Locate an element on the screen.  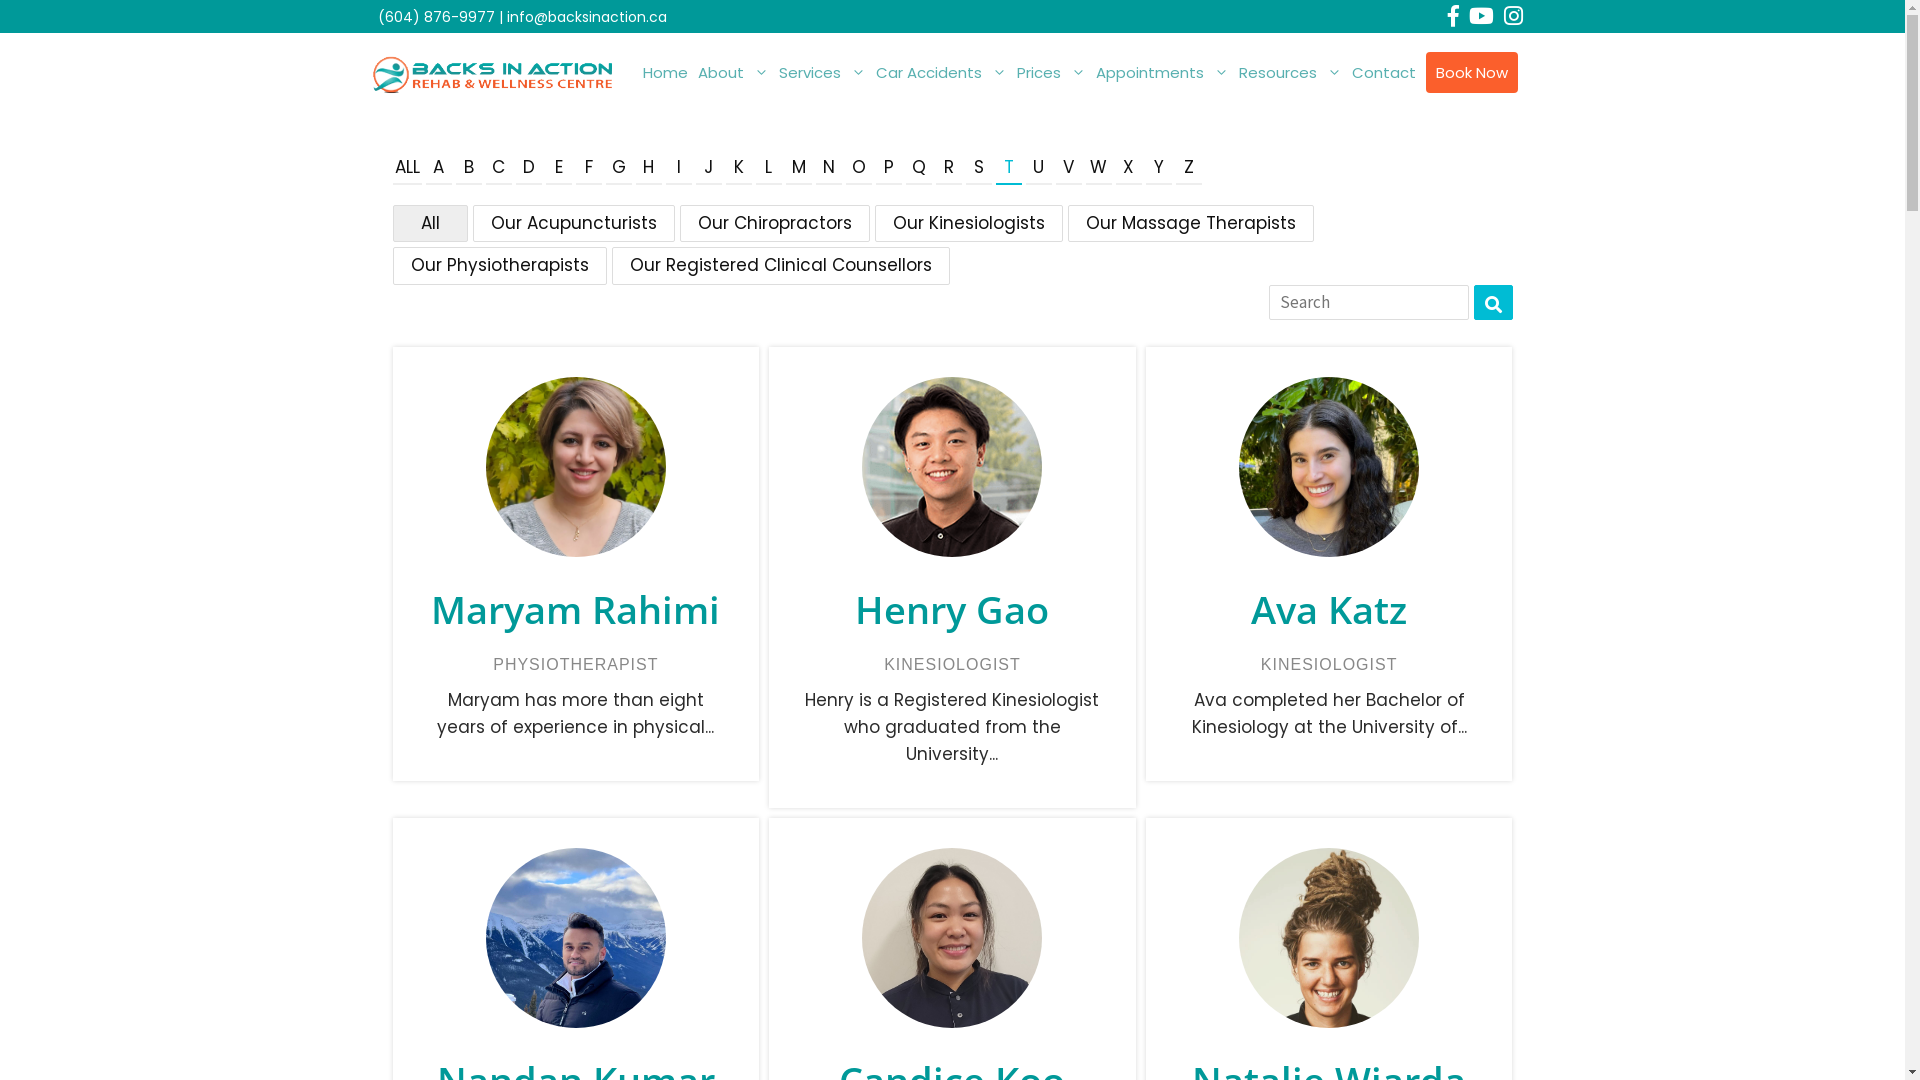
'B' is located at coordinates (468, 168).